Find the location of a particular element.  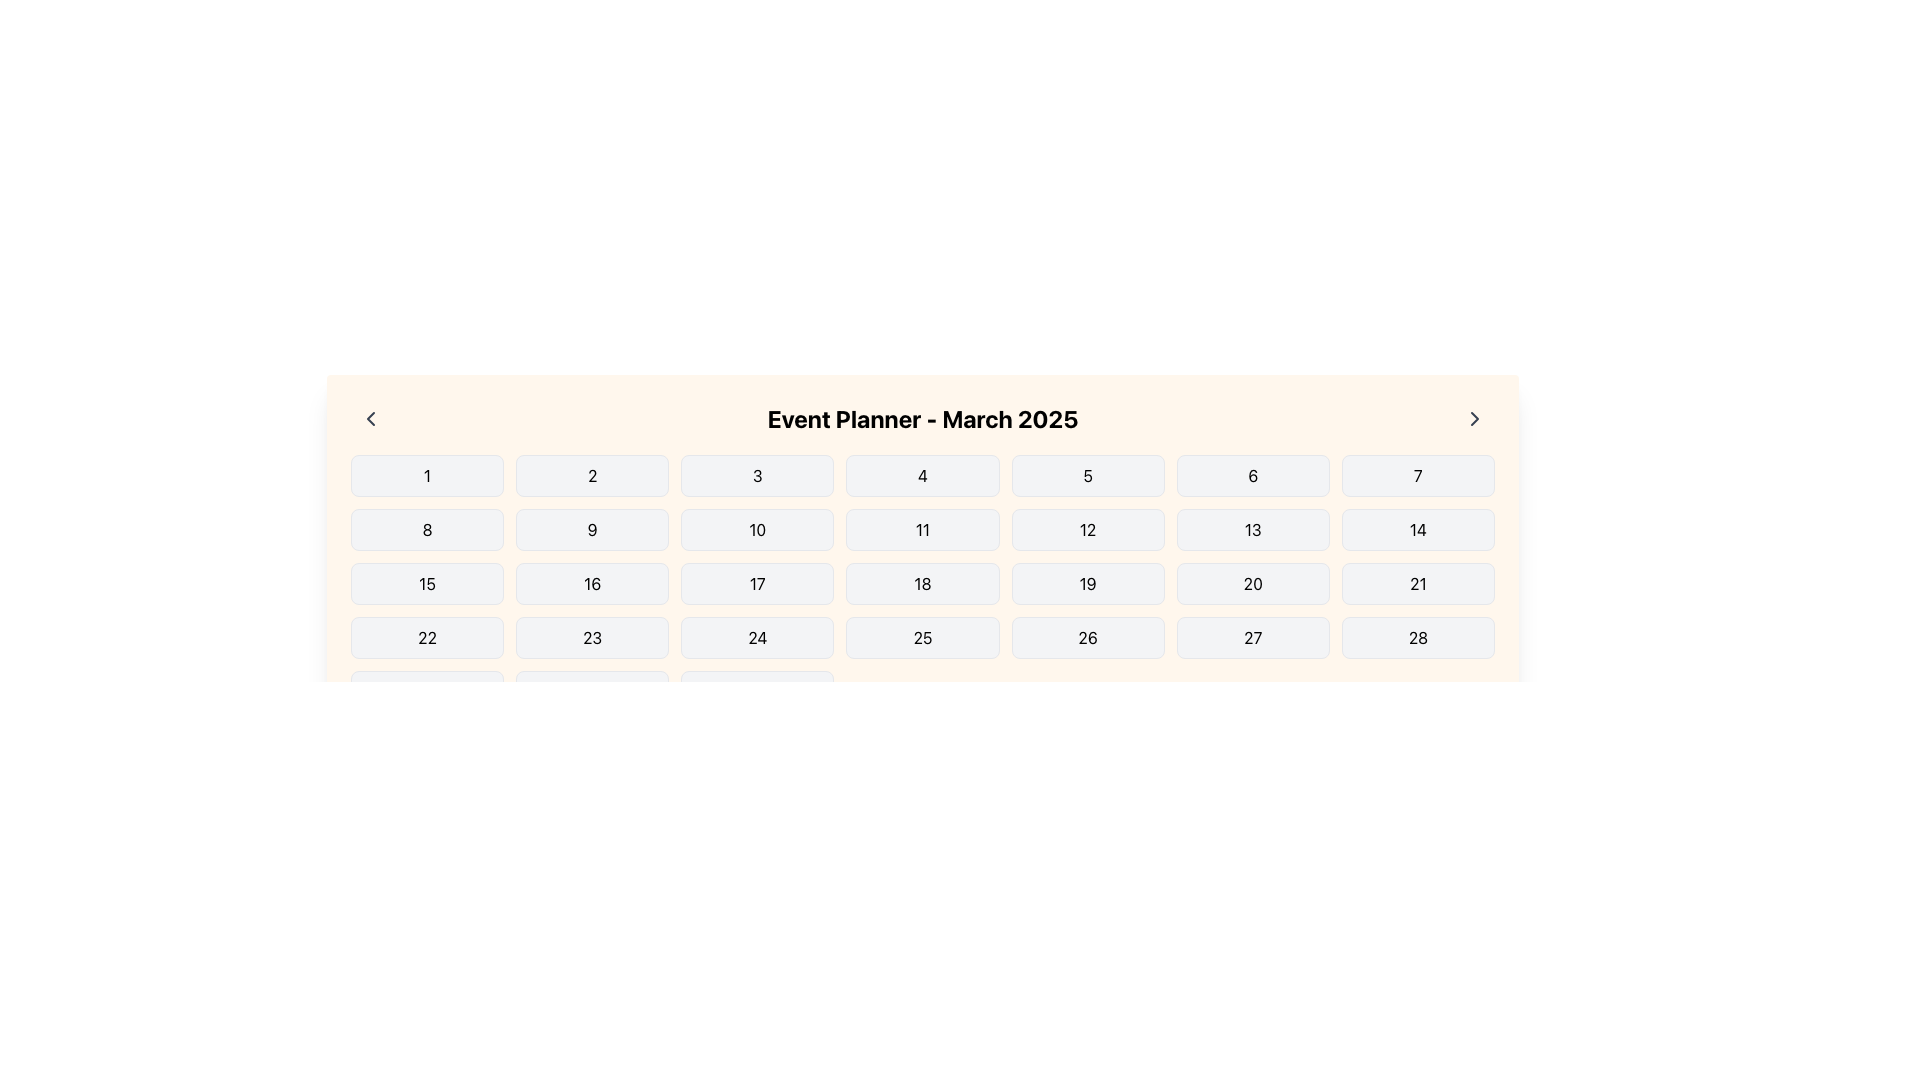

the static text element displaying the number '22' in the fourth row and fourth column of the calendar grid is located at coordinates (426, 637).